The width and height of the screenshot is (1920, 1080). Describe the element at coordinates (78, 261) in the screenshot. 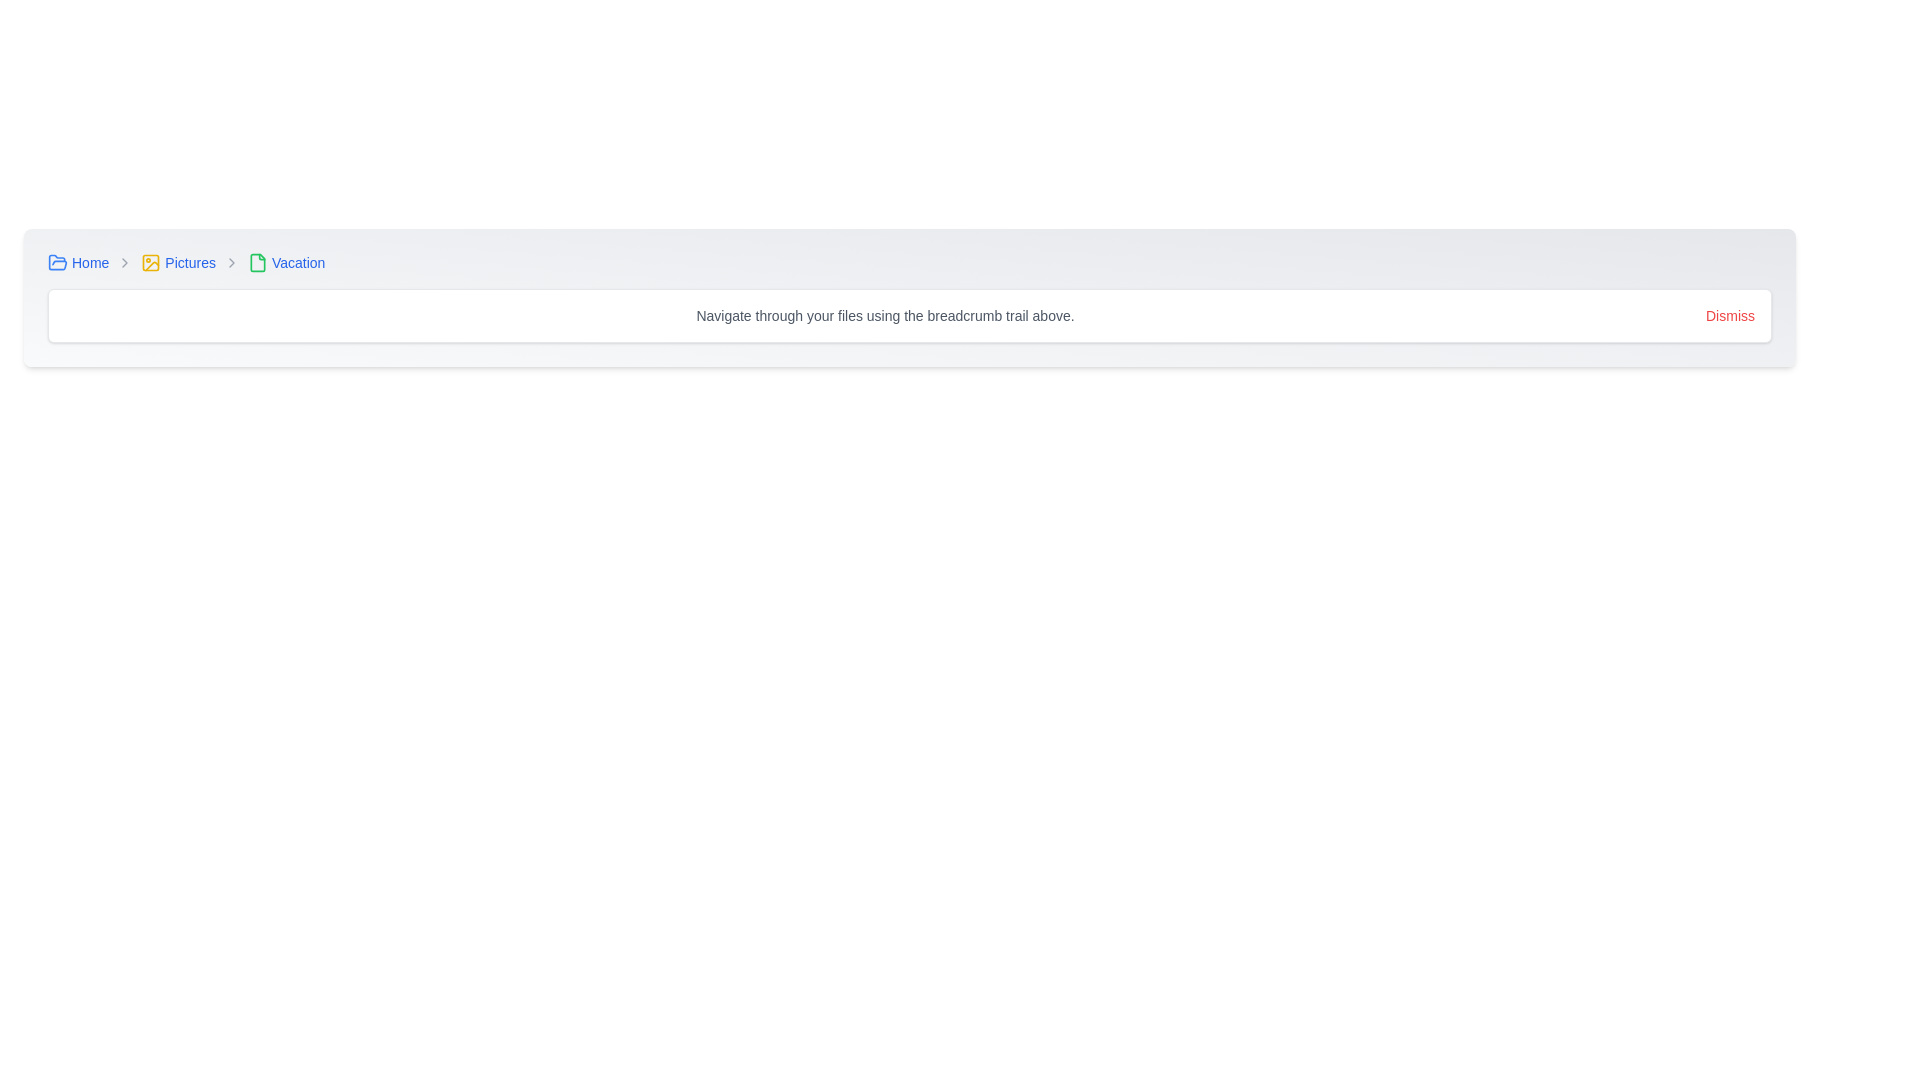

I see `the Breadcrumb Navigation Link, which is the first element in the horizontal breadcrumb navigation bar, likely leading to the home or root directory` at that location.